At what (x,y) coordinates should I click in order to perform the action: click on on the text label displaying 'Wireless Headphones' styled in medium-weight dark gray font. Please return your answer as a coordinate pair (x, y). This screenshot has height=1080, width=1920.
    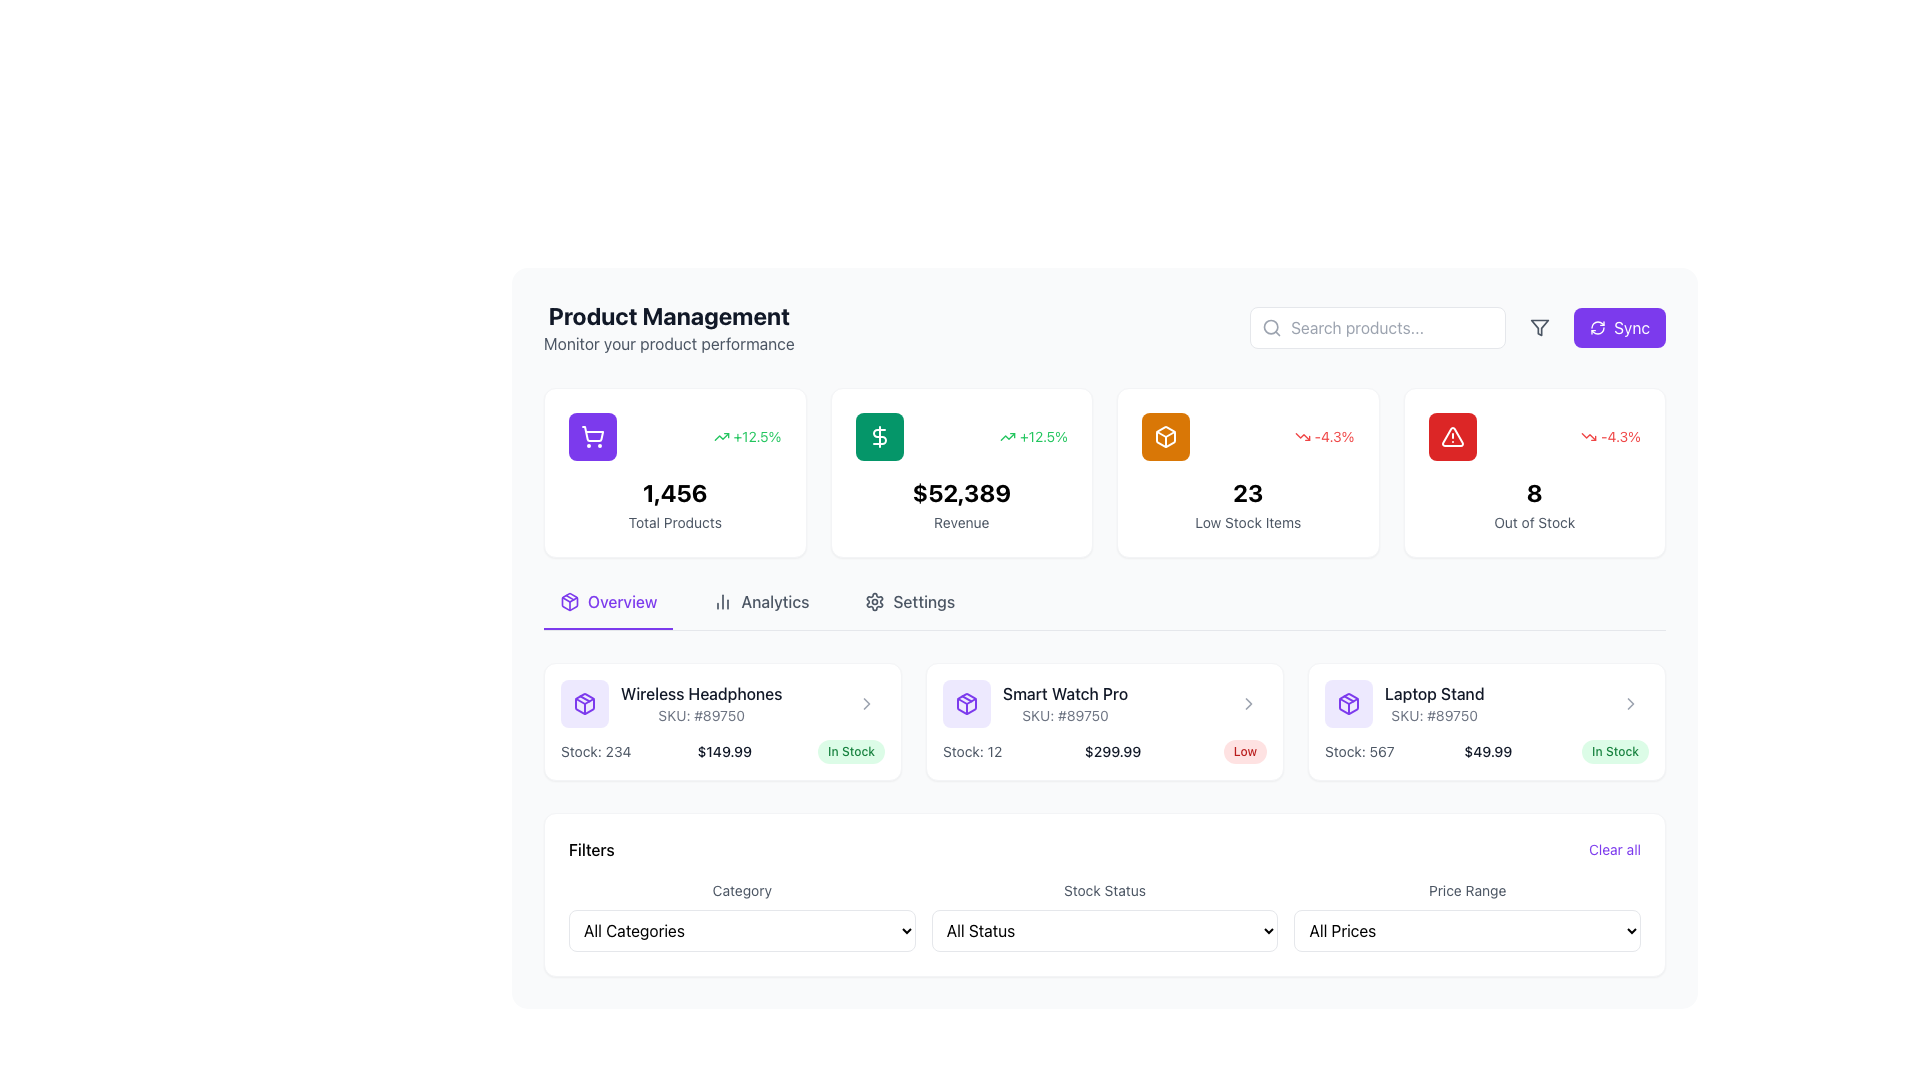
    Looking at the image, I should click on (701, 693).